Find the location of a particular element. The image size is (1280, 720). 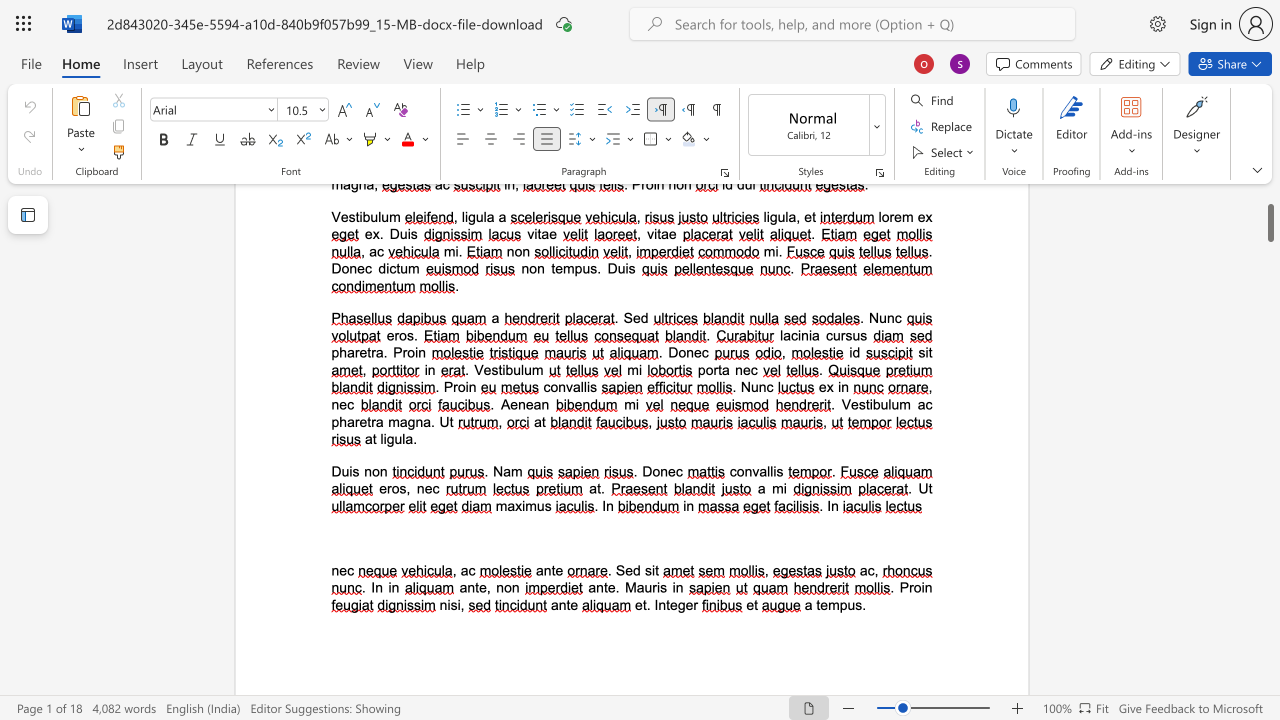

the space between the continuous character "e" and "r" in the text is located at coordinates (692, 604).